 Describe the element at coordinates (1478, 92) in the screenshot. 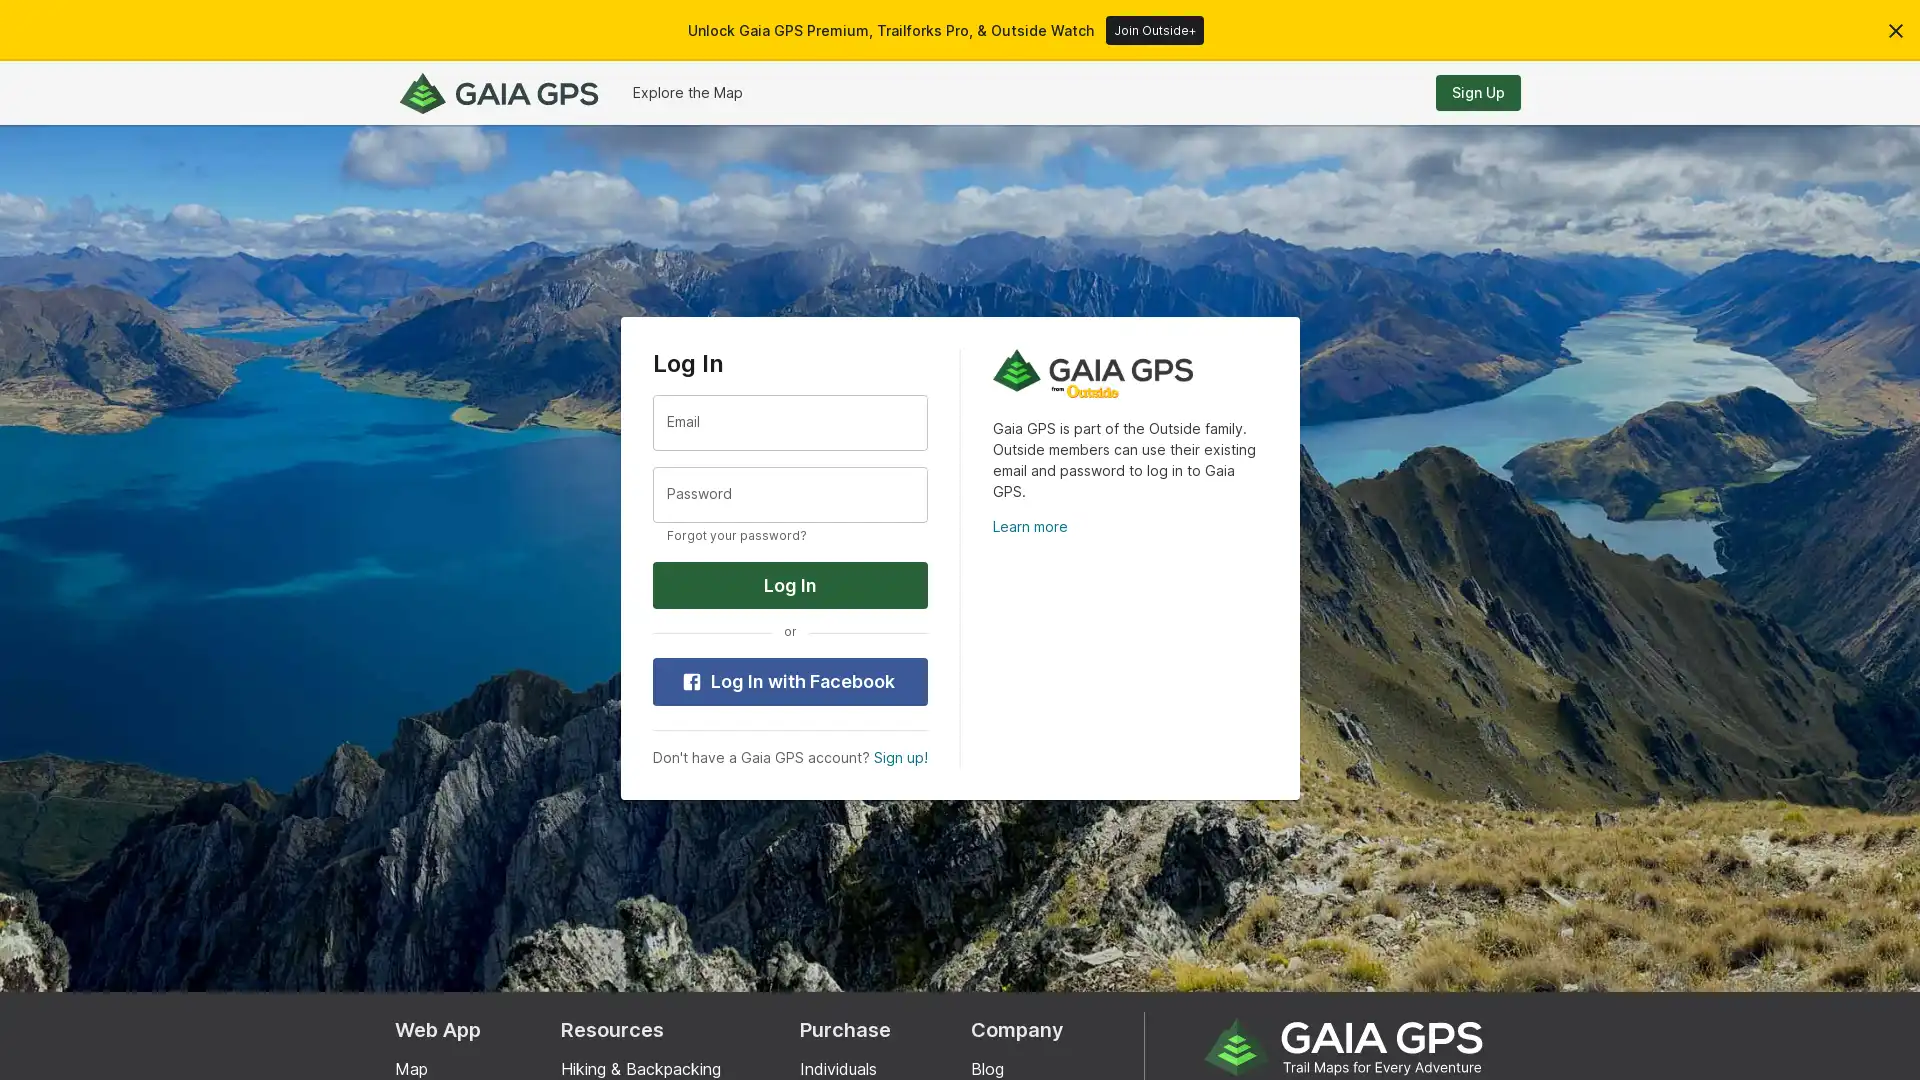

I see `Sign Up` at that location.